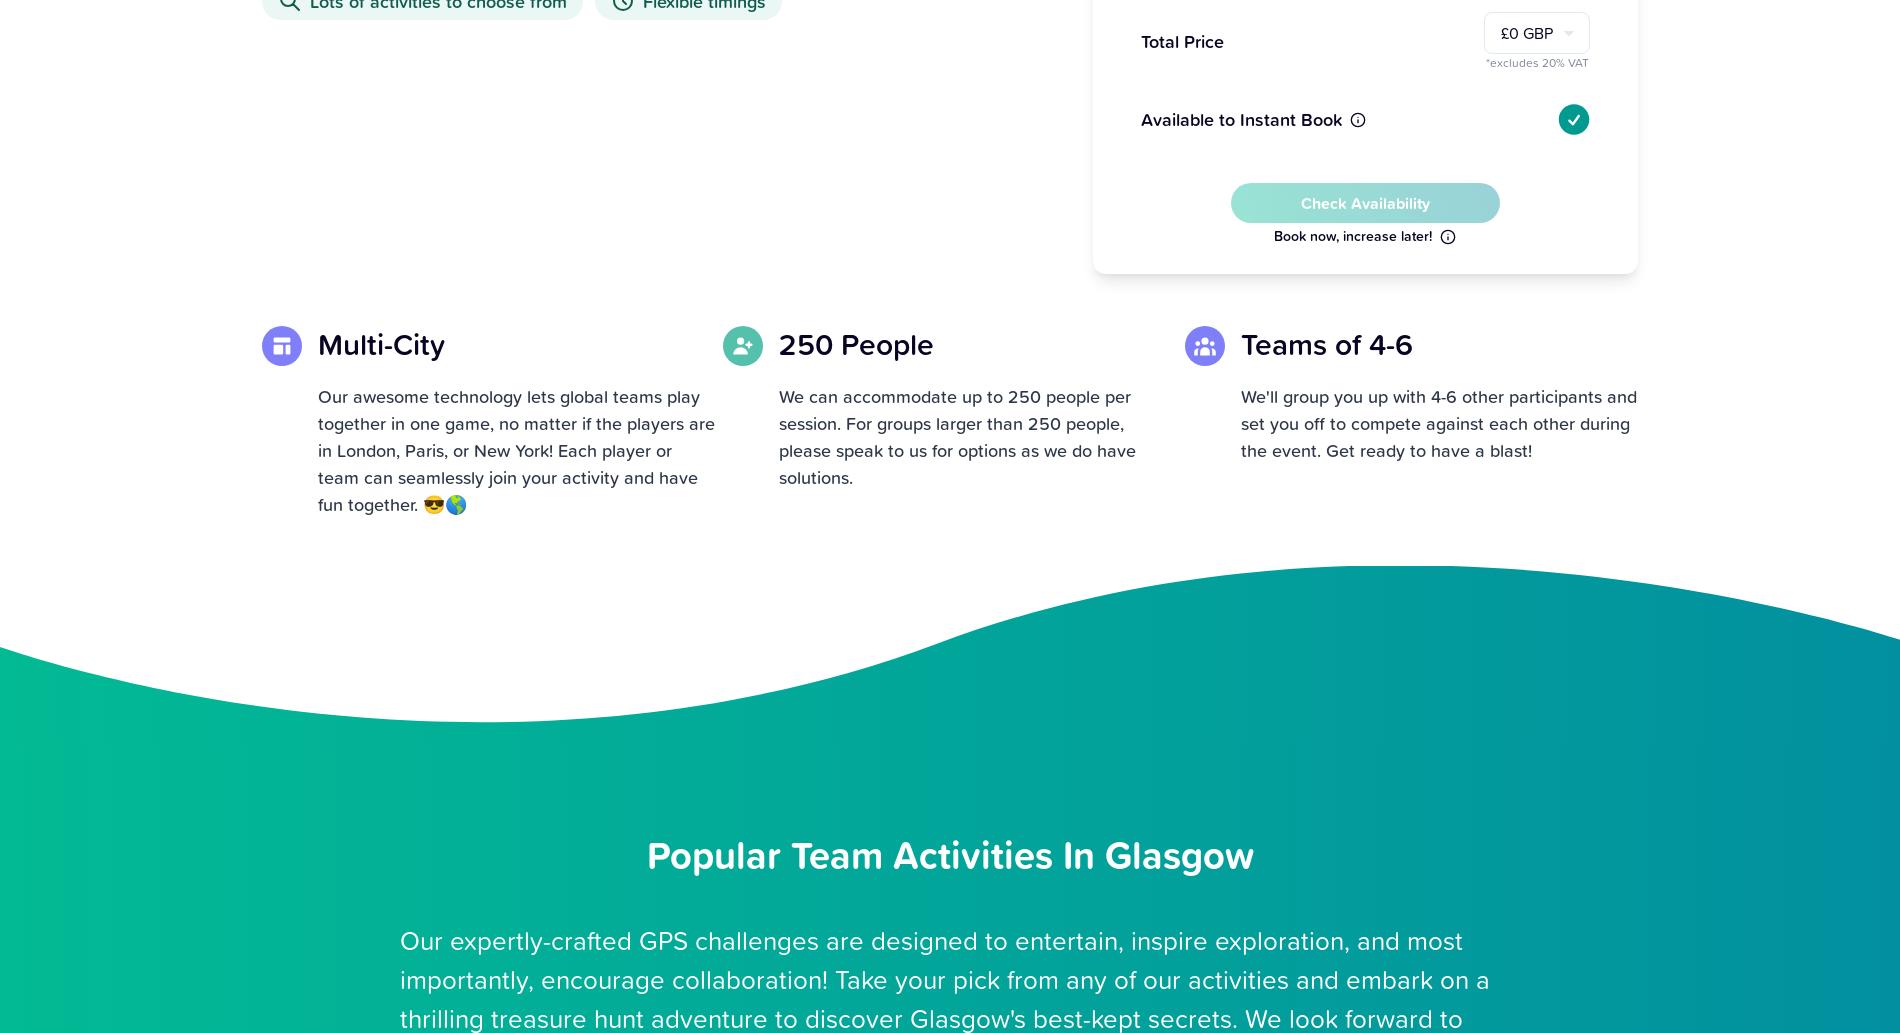  What do you see at coordinates (1363, 200) in the screenshot?
I see `'Check Availability'` at bounding box center [1363, 200].